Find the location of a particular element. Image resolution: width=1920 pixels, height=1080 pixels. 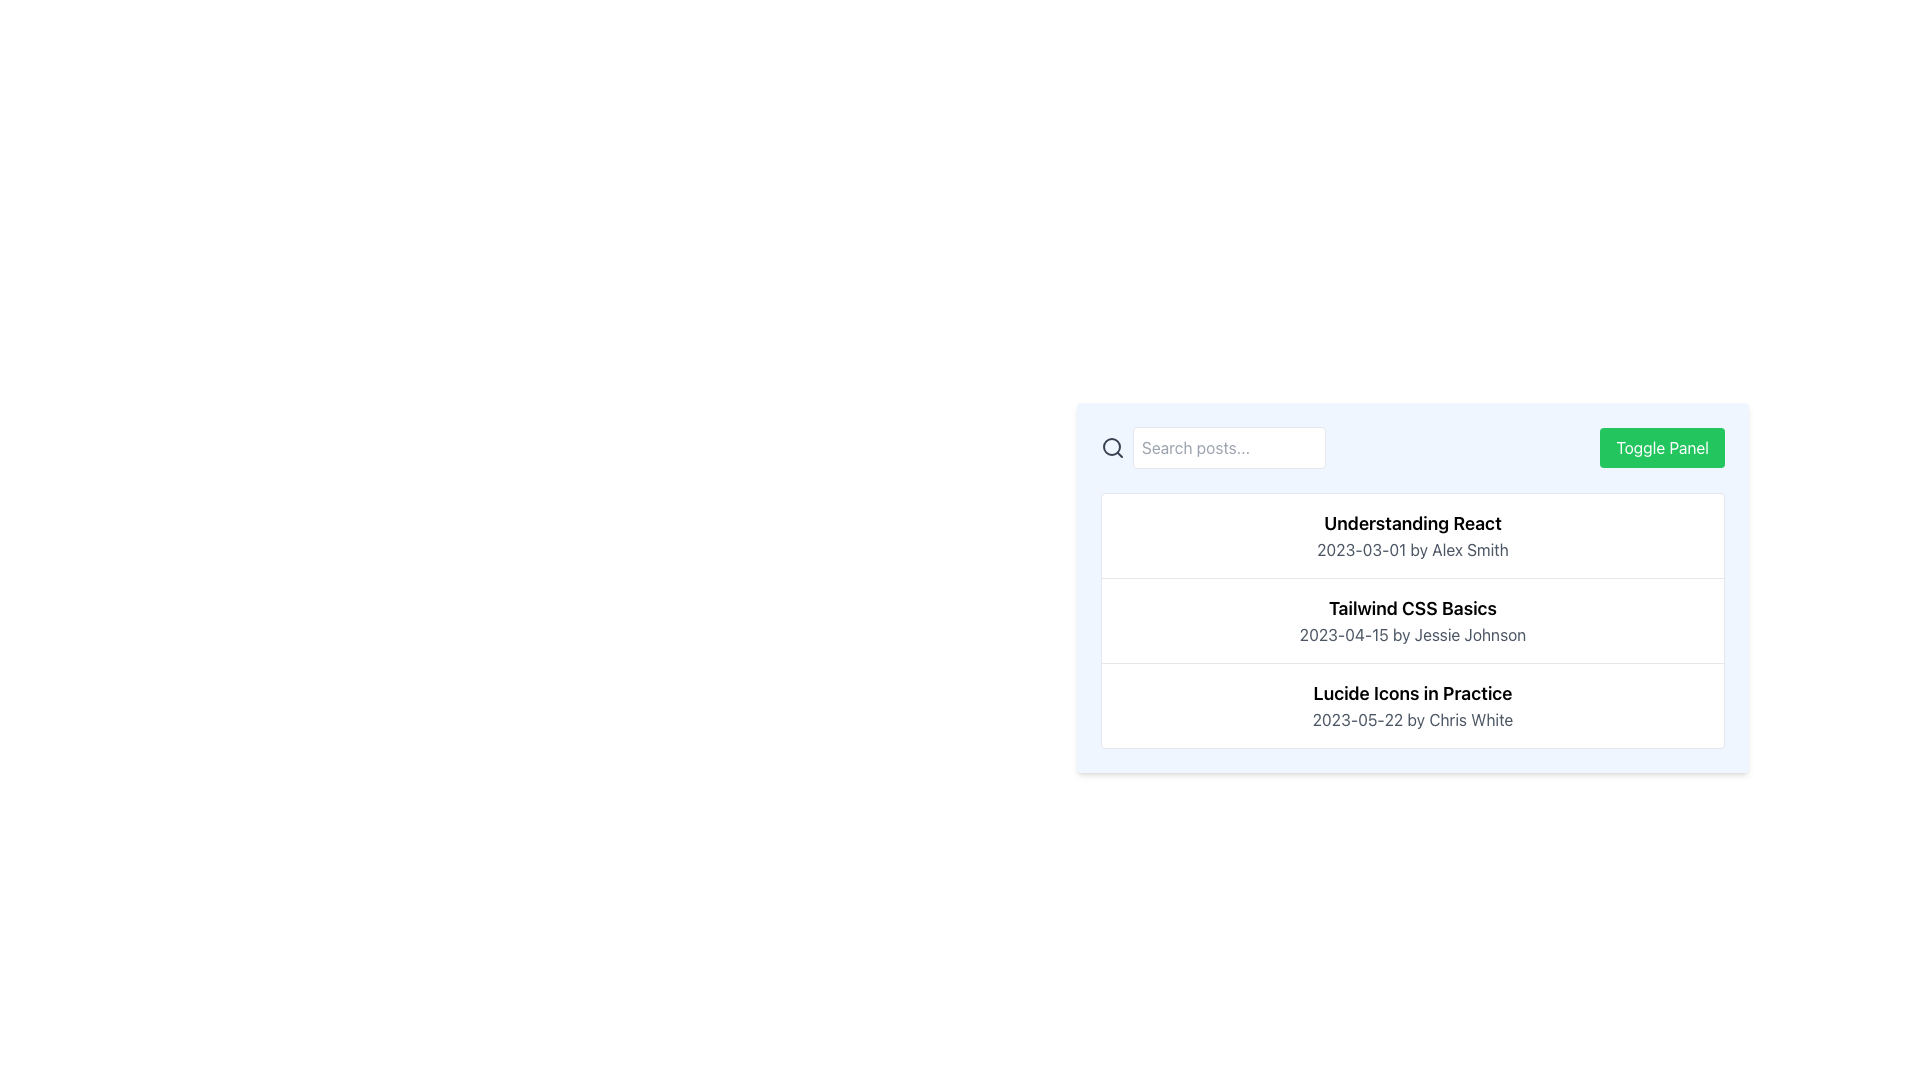

the Text Block that previews the article titled 'Tailwind CSS Basics', which is the second item in a vertical list of articles is located at coordinates (1411, 619).